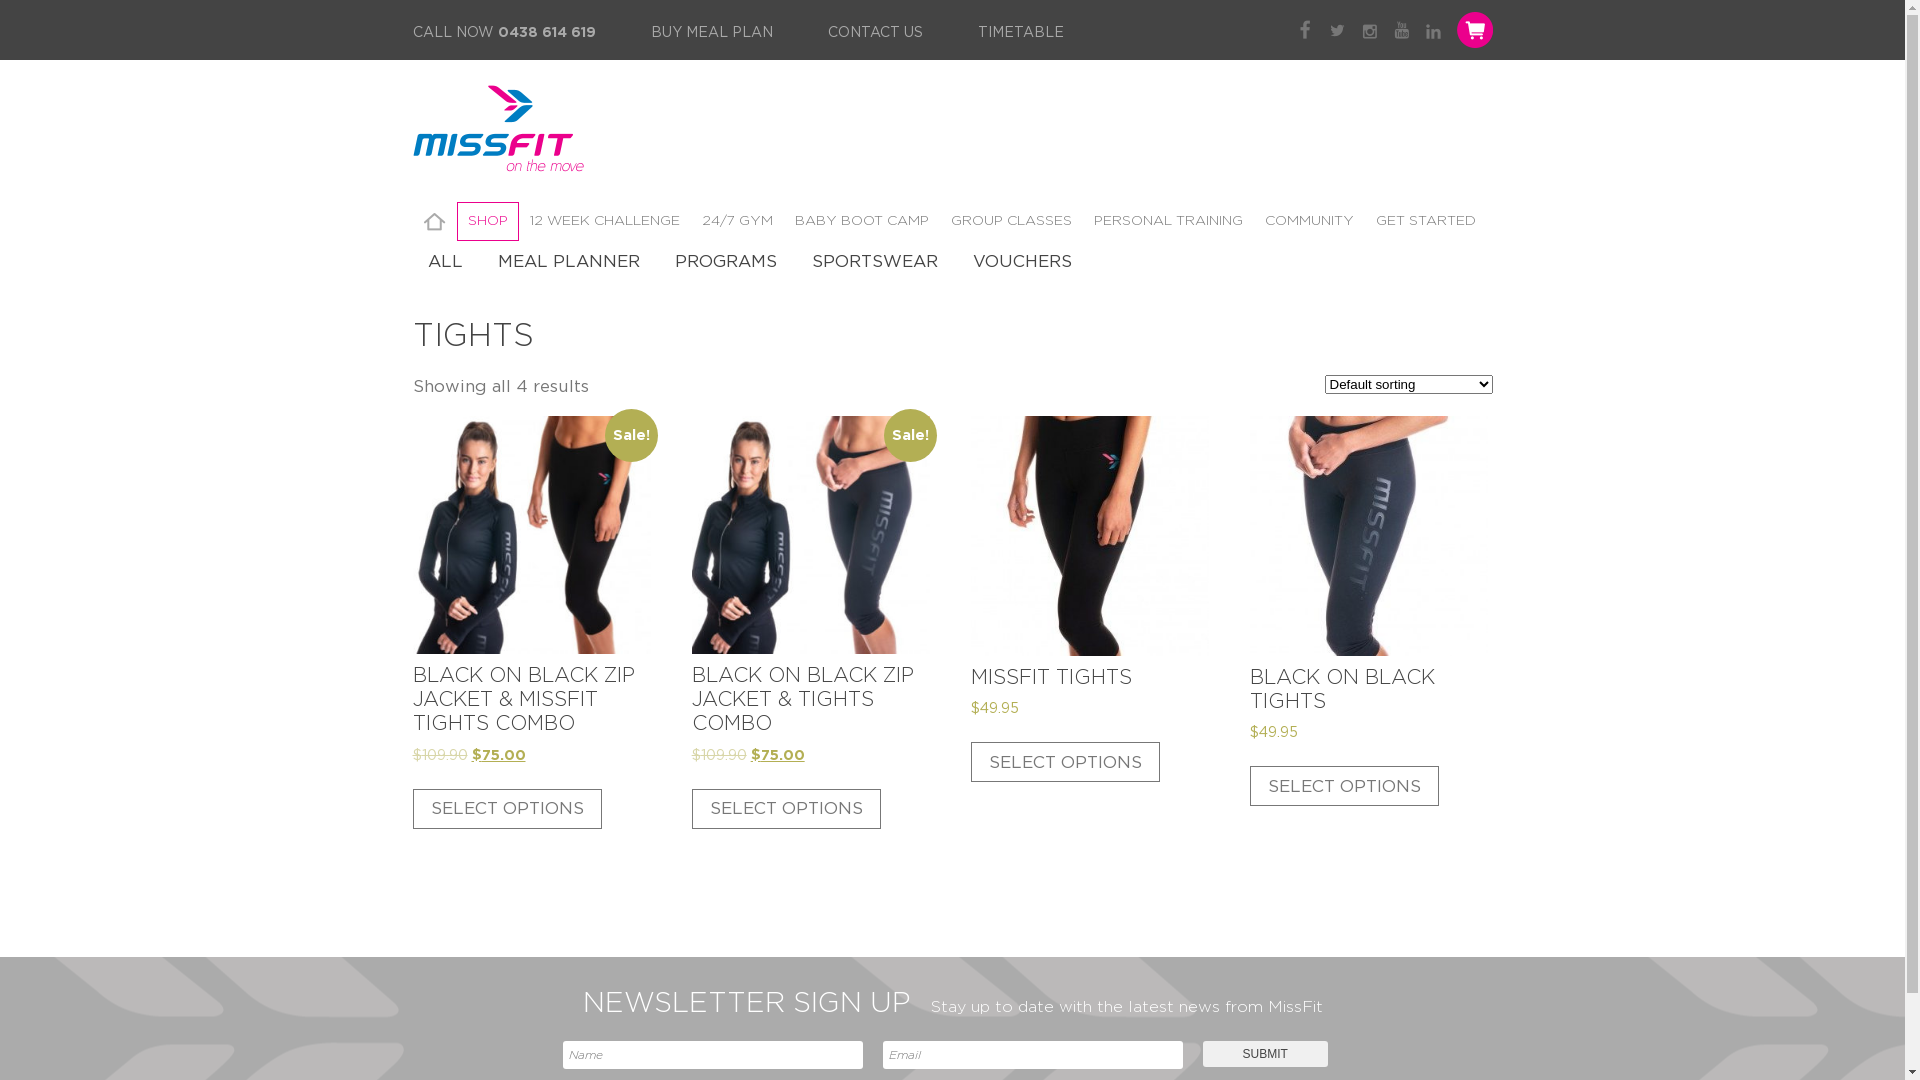 The height and width of the screenshot is (1080, 1920). Describe the element at coordinates (1432, 30) in the screenshot. I see `'LinkedIn'` at that location.